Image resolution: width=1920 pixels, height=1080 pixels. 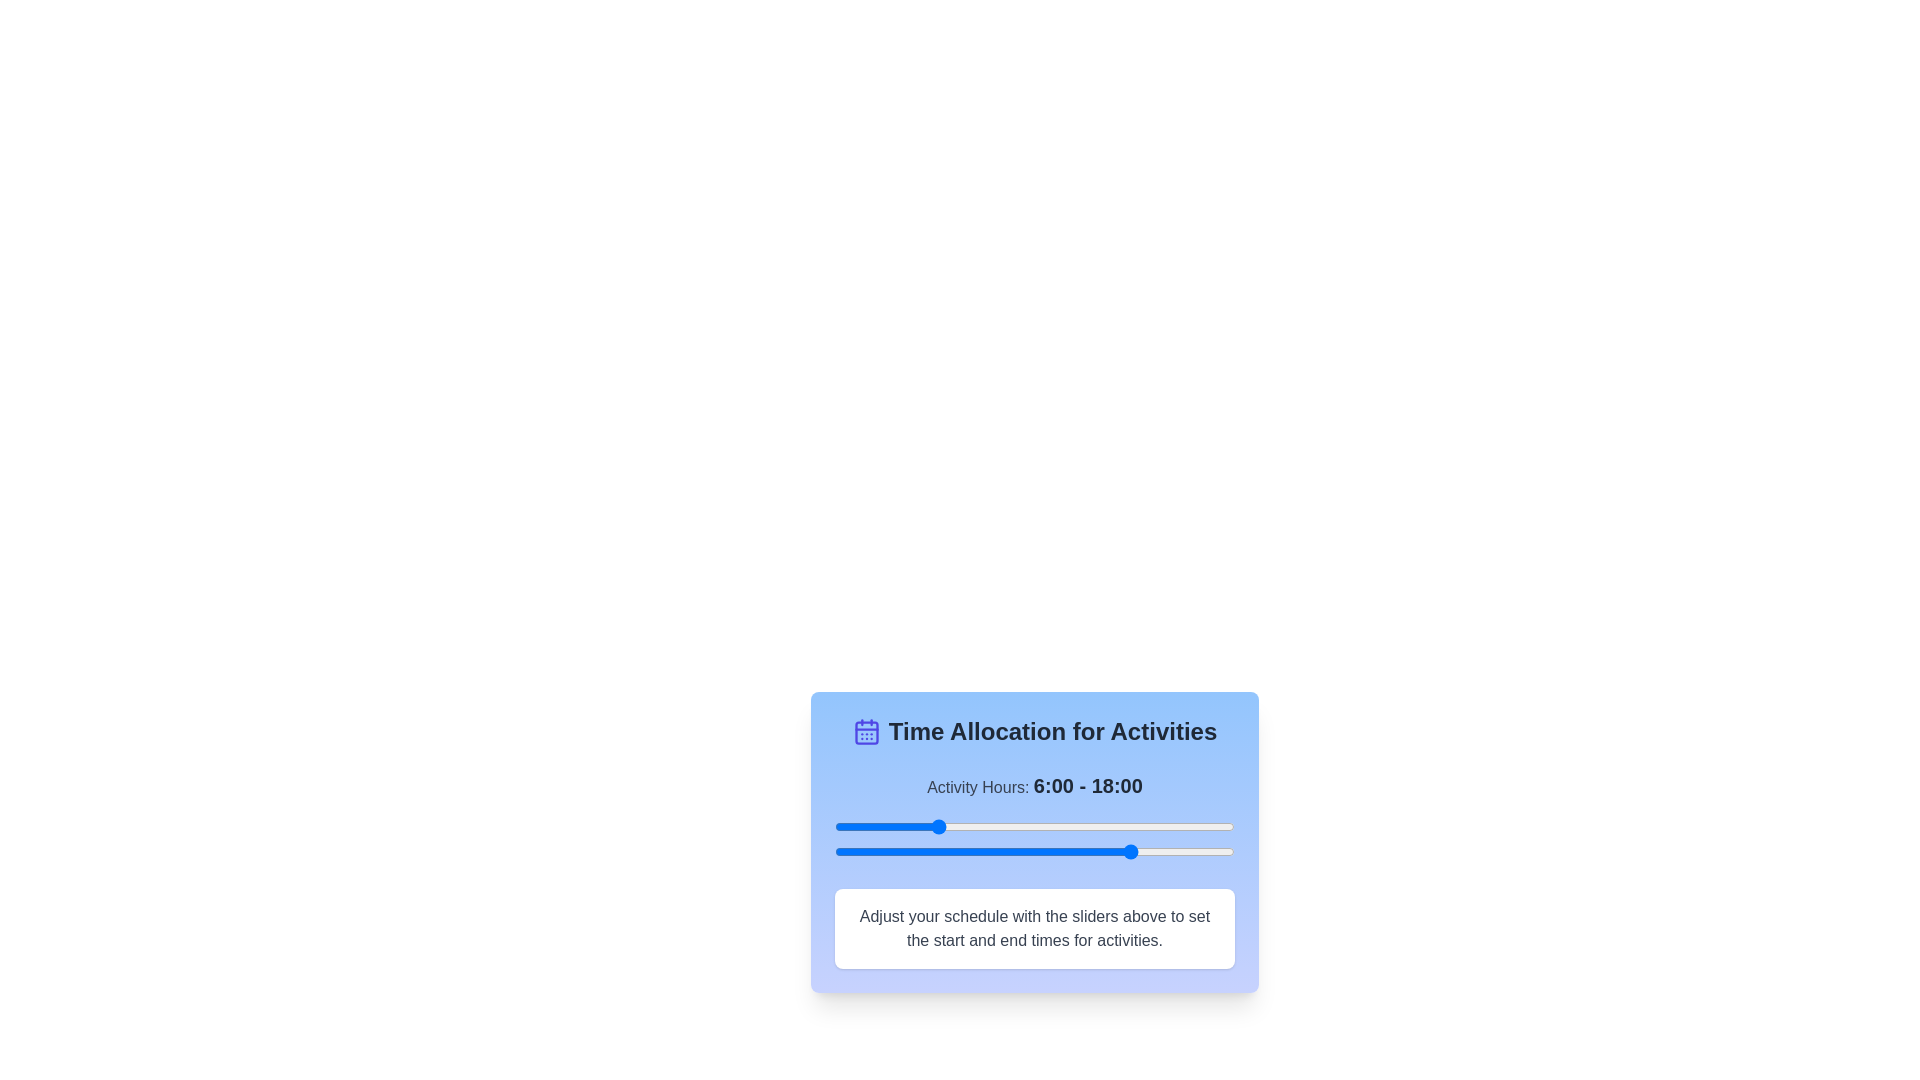 What do you see at coordinates (1087, 785) in the screenshot?
I see `the displayed time range text for better visibility` at bounding box center [1087, 785].